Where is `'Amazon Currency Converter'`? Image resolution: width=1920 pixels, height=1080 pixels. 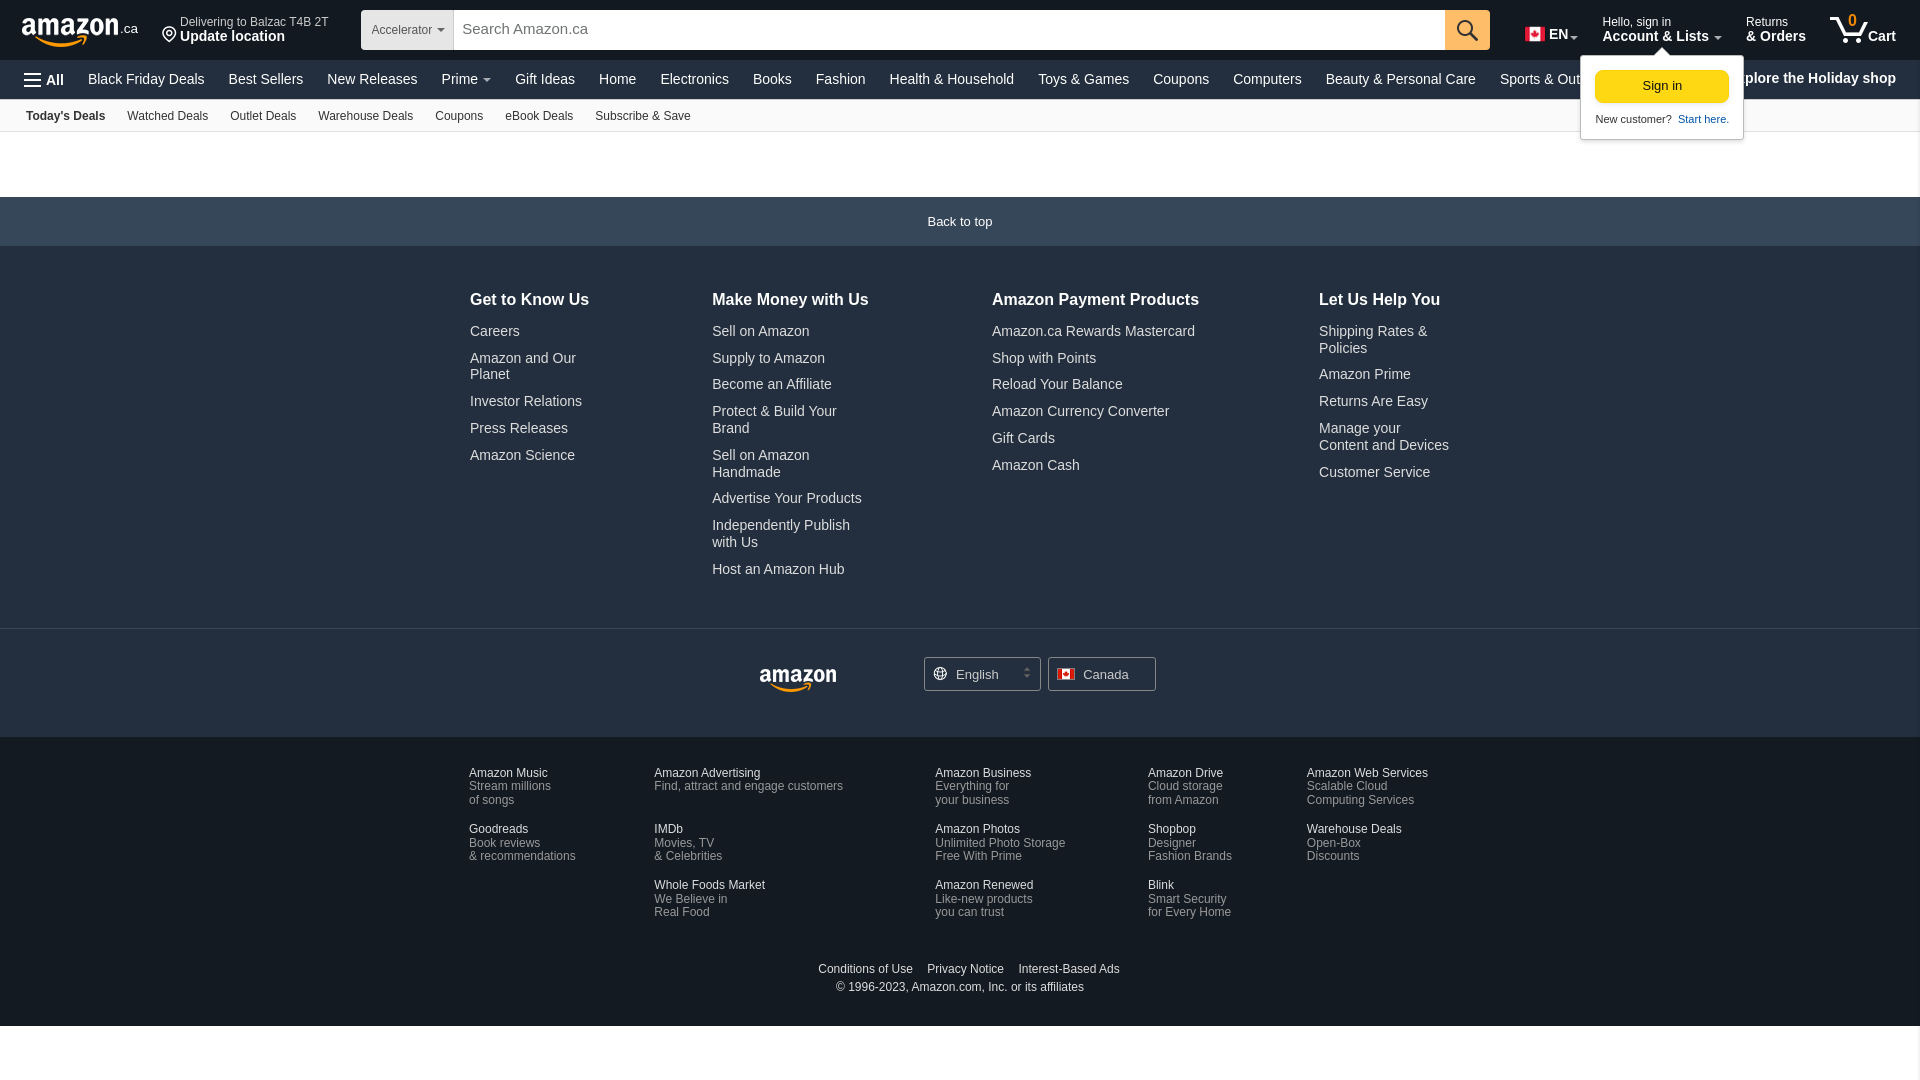 'Amazon Currency Converter' is located at coordinates (1079, 410).